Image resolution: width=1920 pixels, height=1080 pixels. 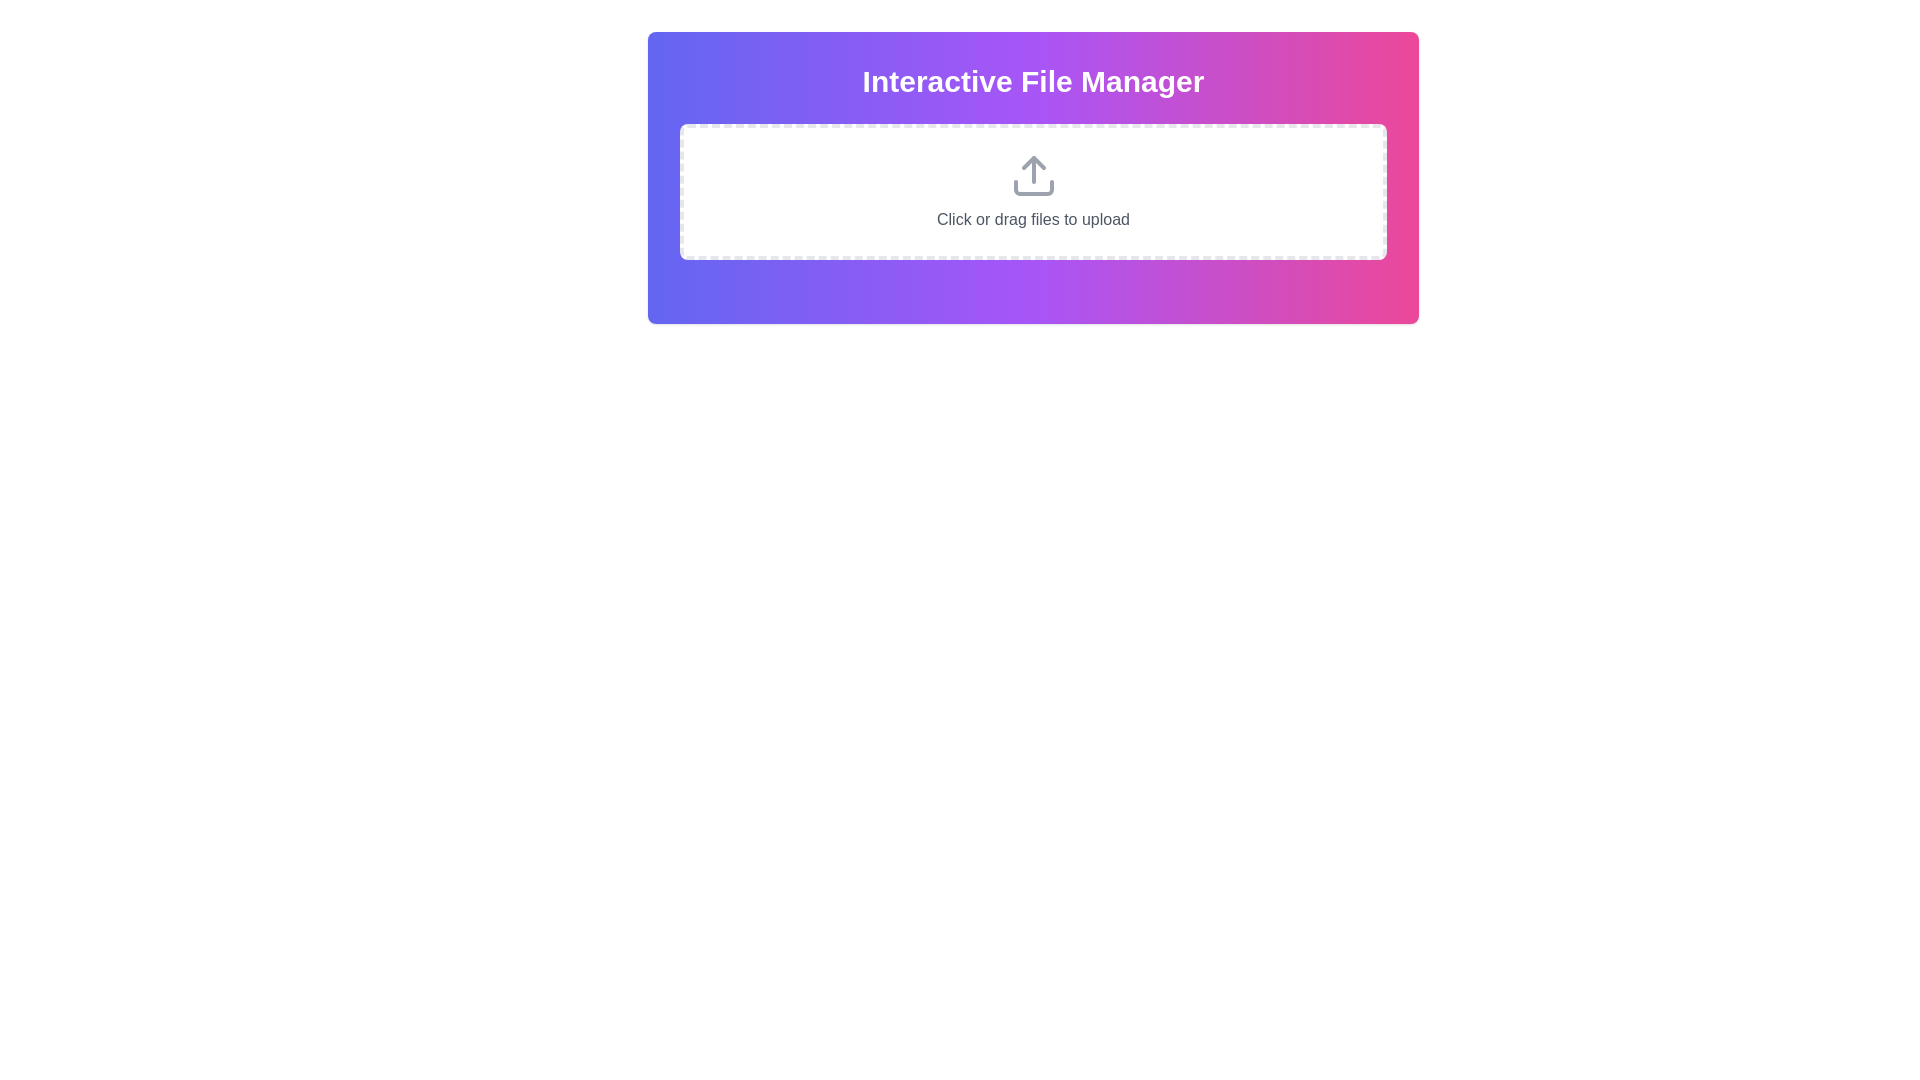 I want to click on contents of the 'Interactive File Manager' panel, which features a gradient background and an upload area with the text 'Click or drag files to upload', so click(x=1033, y=176).